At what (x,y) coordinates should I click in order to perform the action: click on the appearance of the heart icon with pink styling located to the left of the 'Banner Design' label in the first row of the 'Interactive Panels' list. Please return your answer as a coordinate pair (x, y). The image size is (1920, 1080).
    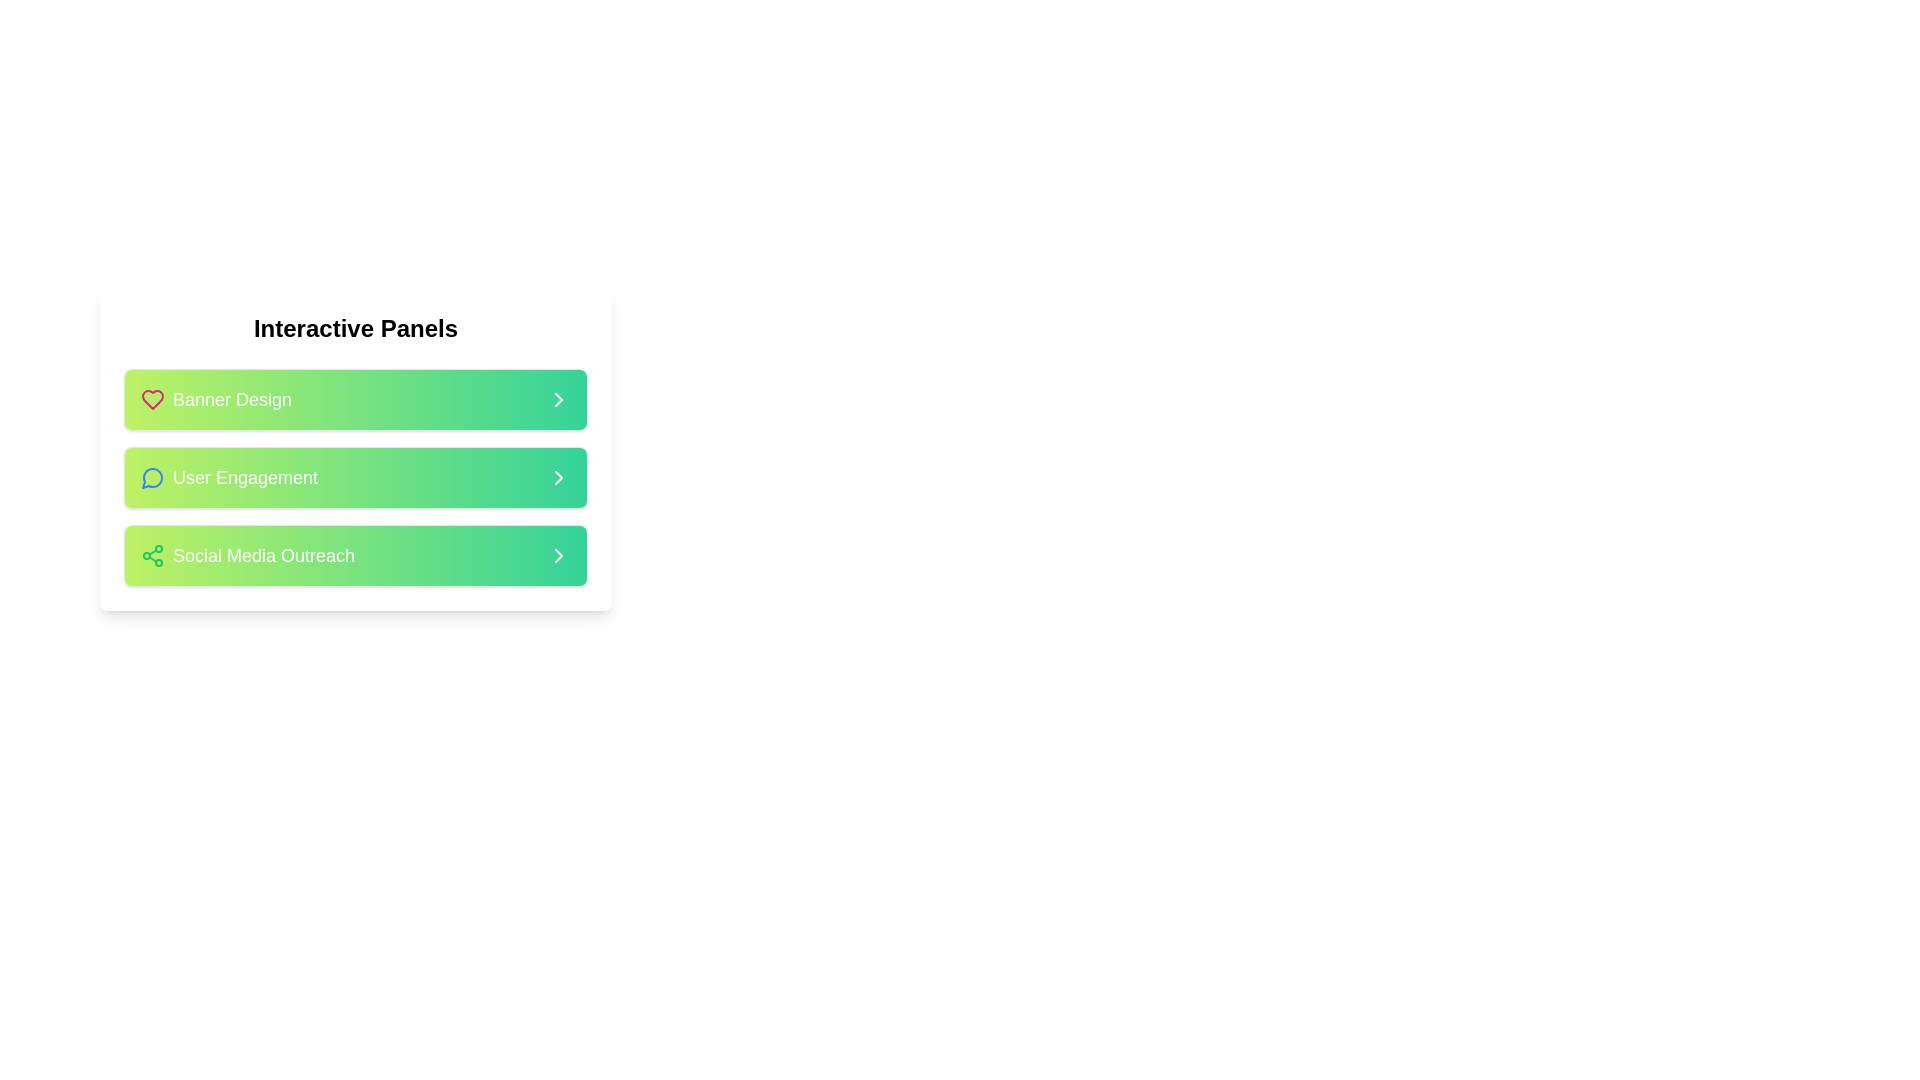
    Looking at the image, I should click on (152, 400).